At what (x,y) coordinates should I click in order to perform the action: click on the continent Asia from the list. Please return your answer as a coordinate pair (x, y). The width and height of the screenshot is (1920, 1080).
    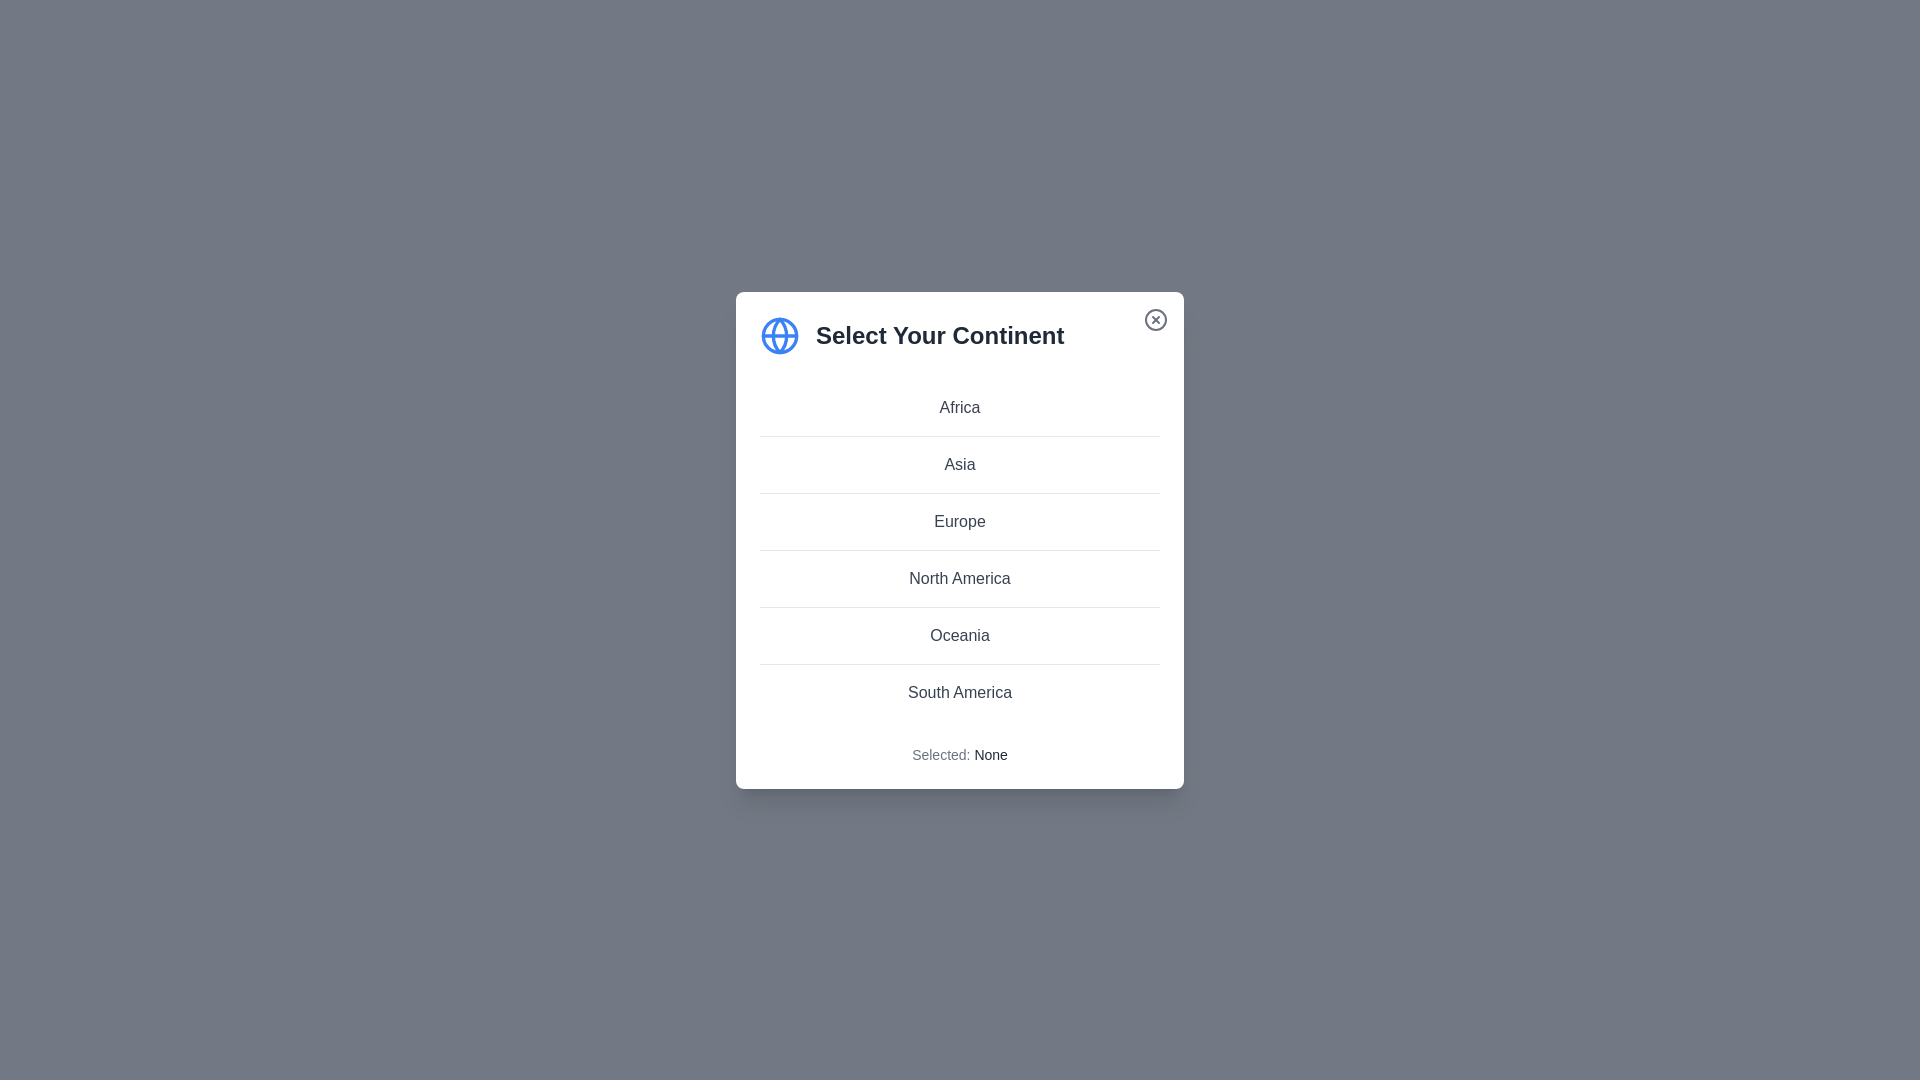
    Looking at the image, I should click on (960, 463).